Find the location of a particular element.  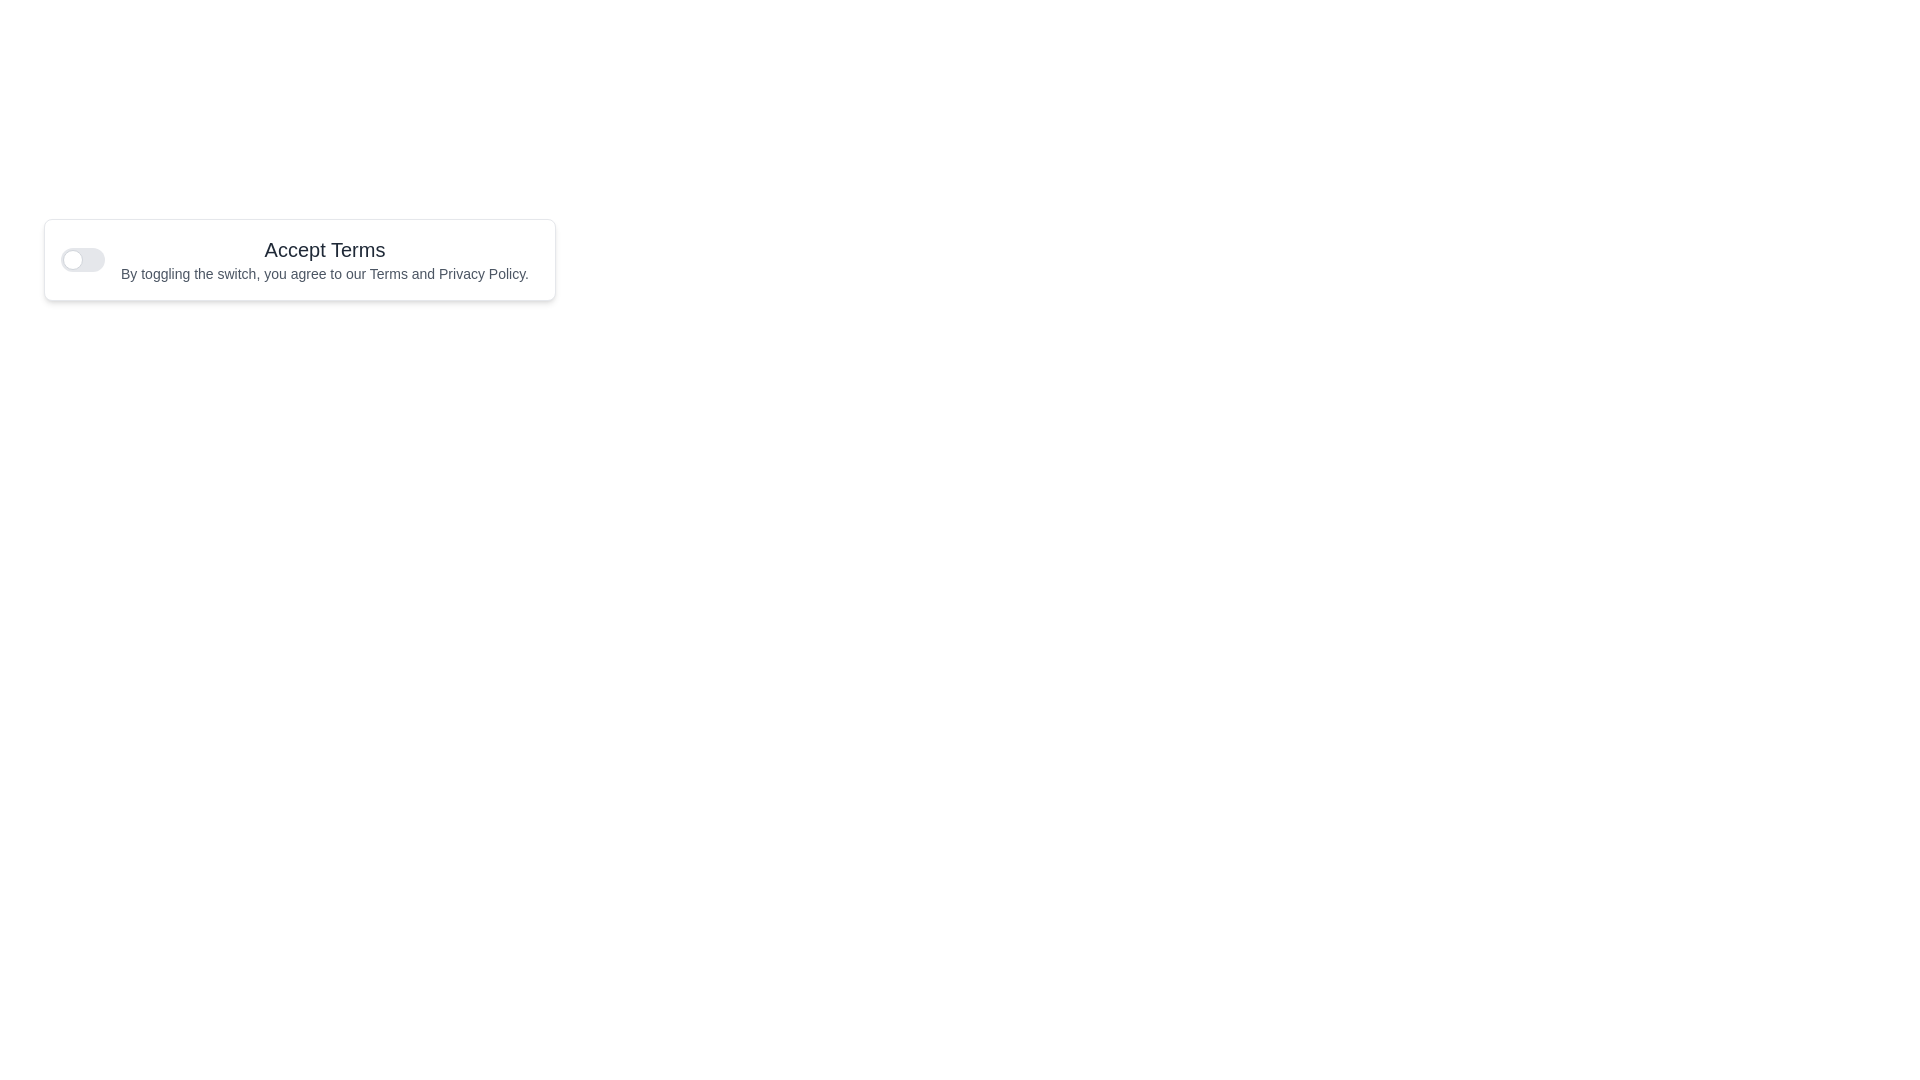

the Toggle agreement component, which features a toggle switch on the left and the text 'Accept Terms' and 'By toggling the switch, you agree to our Terms and Privacy Policy.' is located at coordinates (298, 258).